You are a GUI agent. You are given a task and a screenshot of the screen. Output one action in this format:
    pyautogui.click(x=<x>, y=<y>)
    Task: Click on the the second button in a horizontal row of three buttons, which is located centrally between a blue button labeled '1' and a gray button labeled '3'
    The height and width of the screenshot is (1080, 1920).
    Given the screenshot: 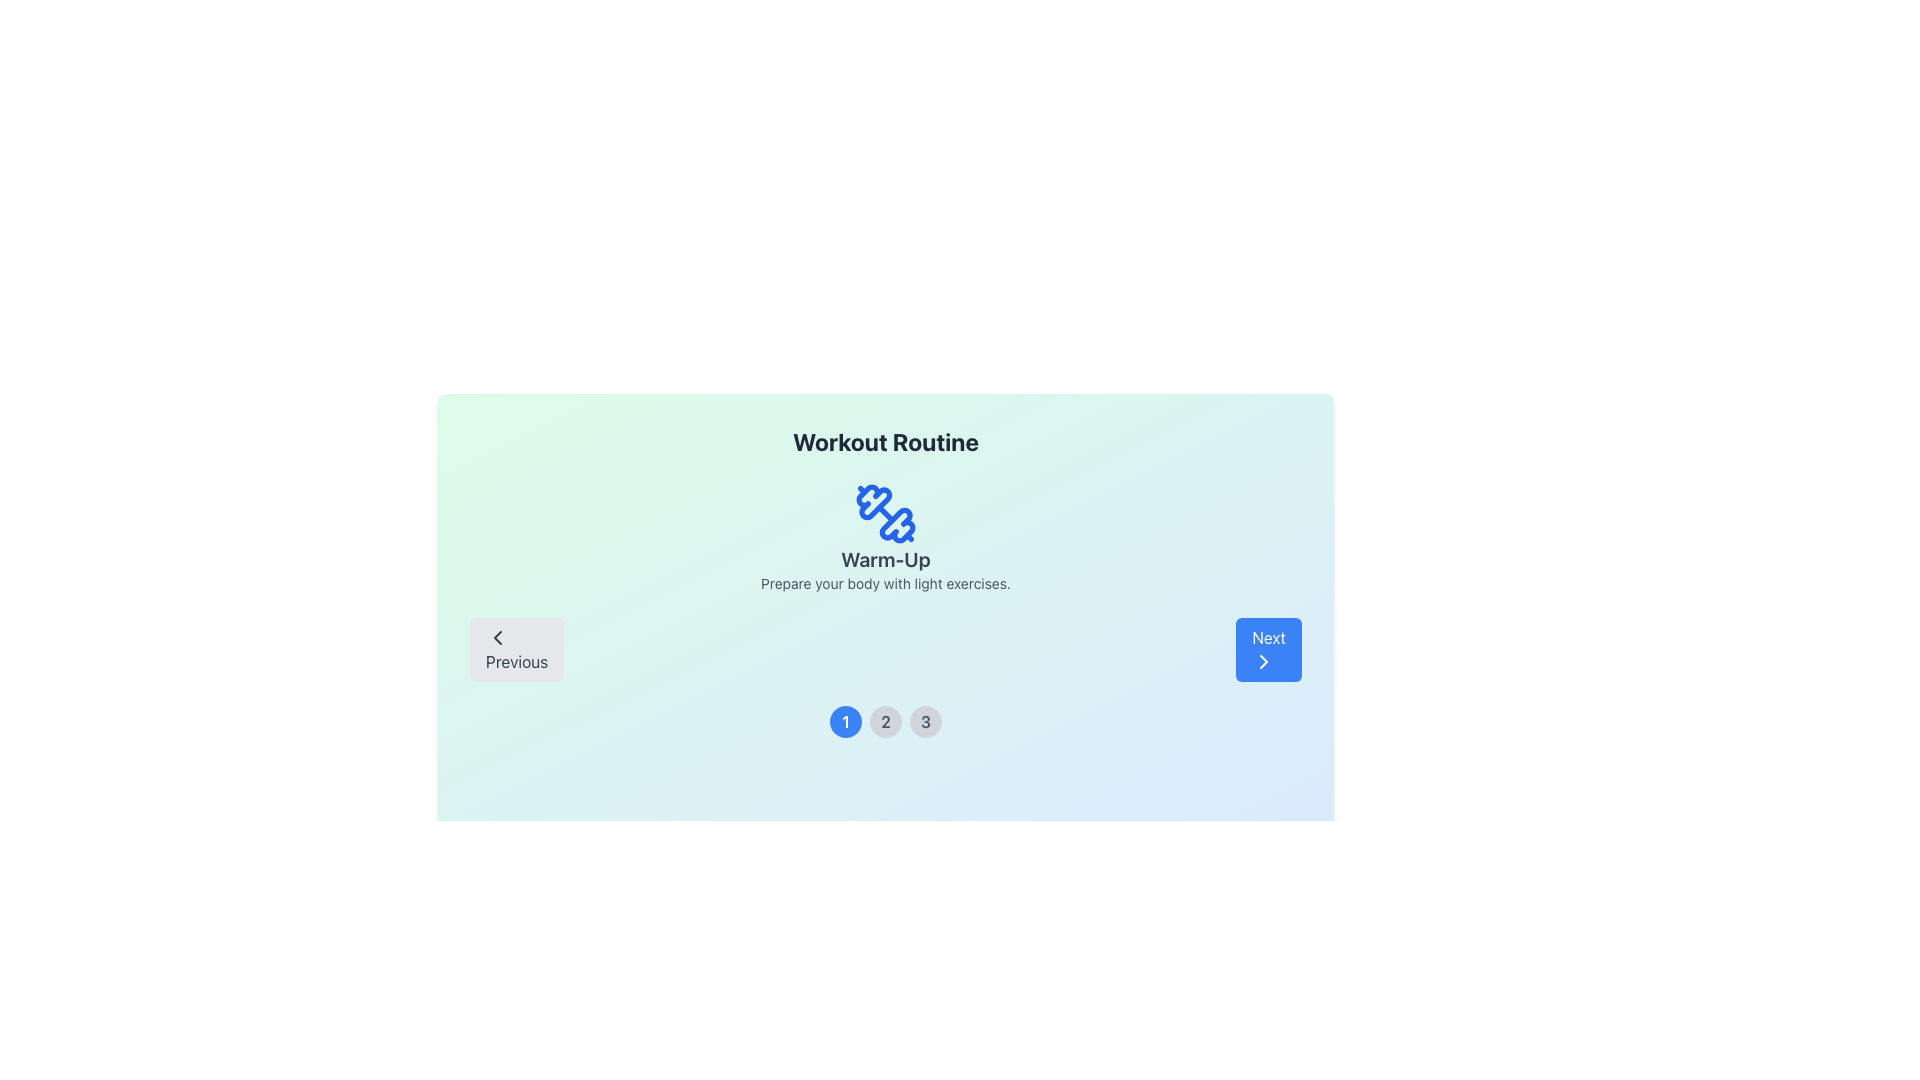 What is the action you would take?
    pyautogui.click(x=885, y=721)
    